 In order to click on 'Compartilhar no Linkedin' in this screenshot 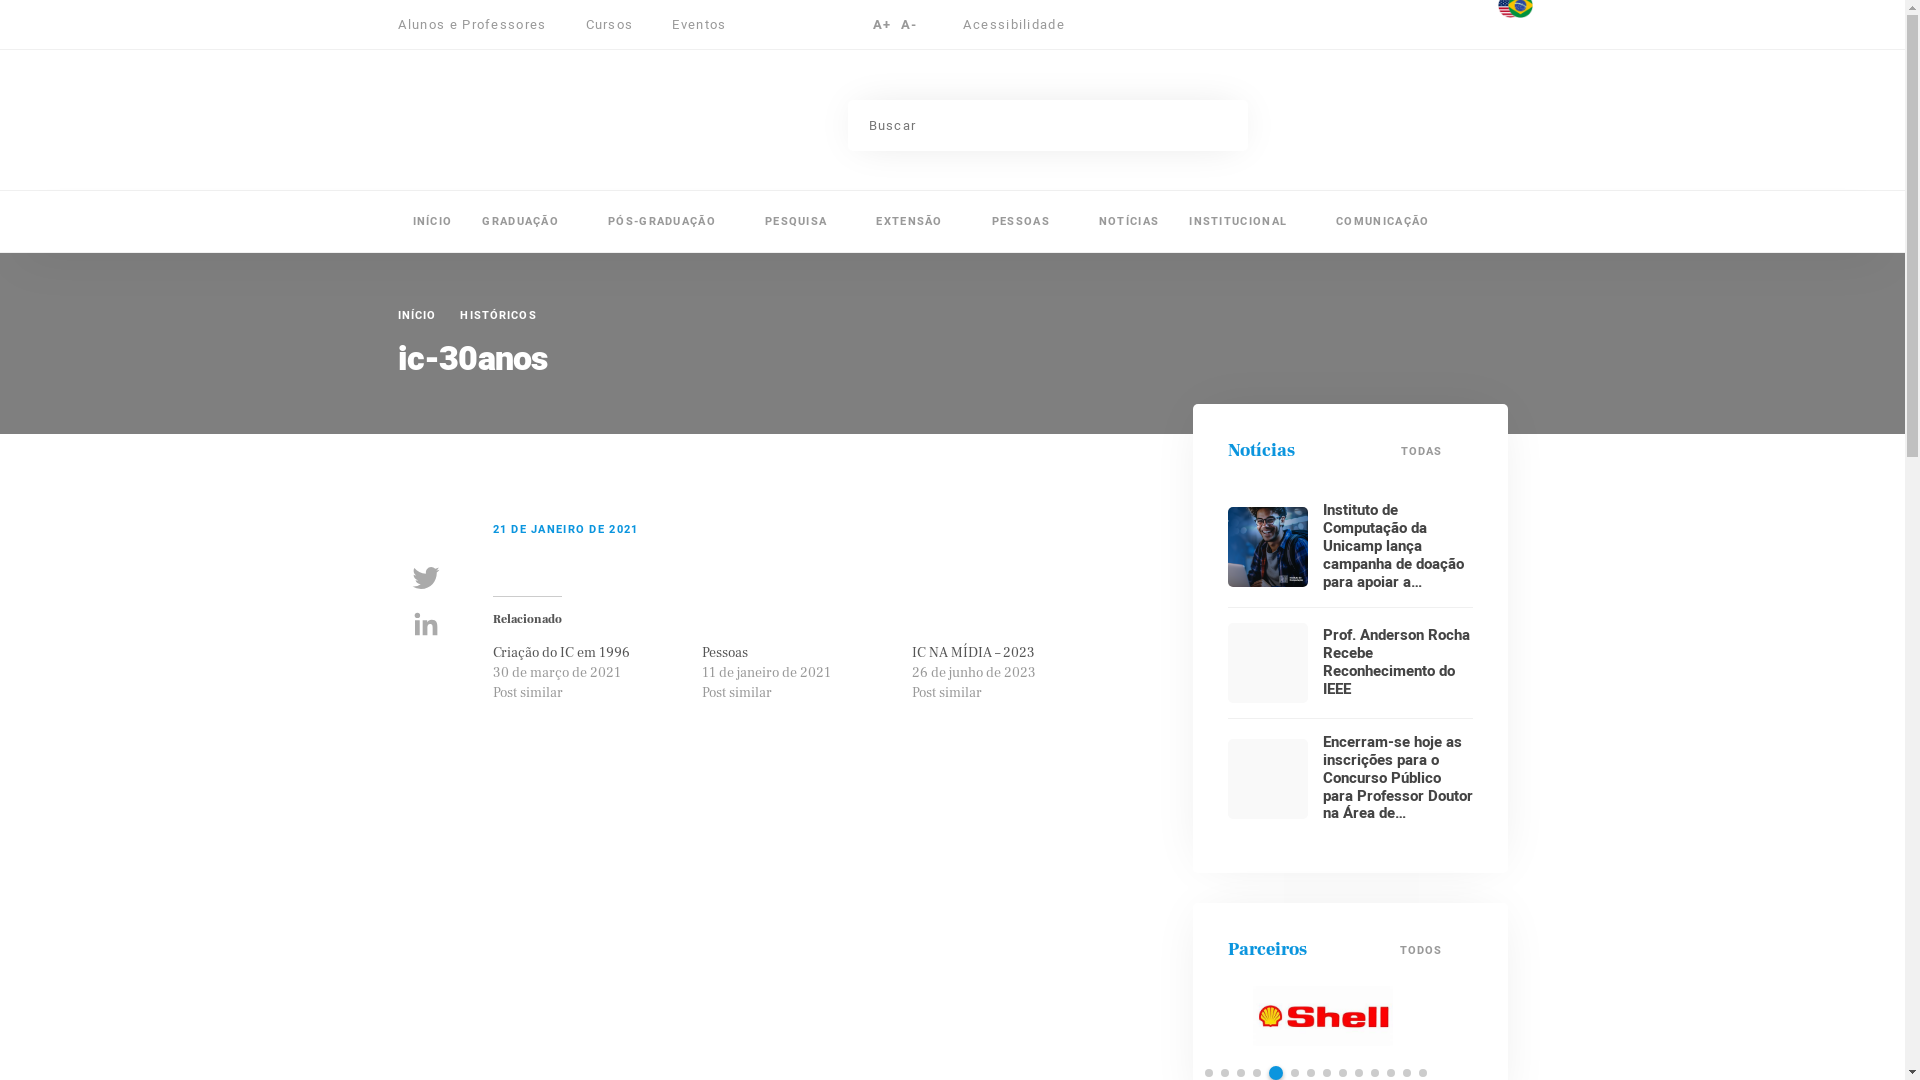, I will do `click(425, 623)`.